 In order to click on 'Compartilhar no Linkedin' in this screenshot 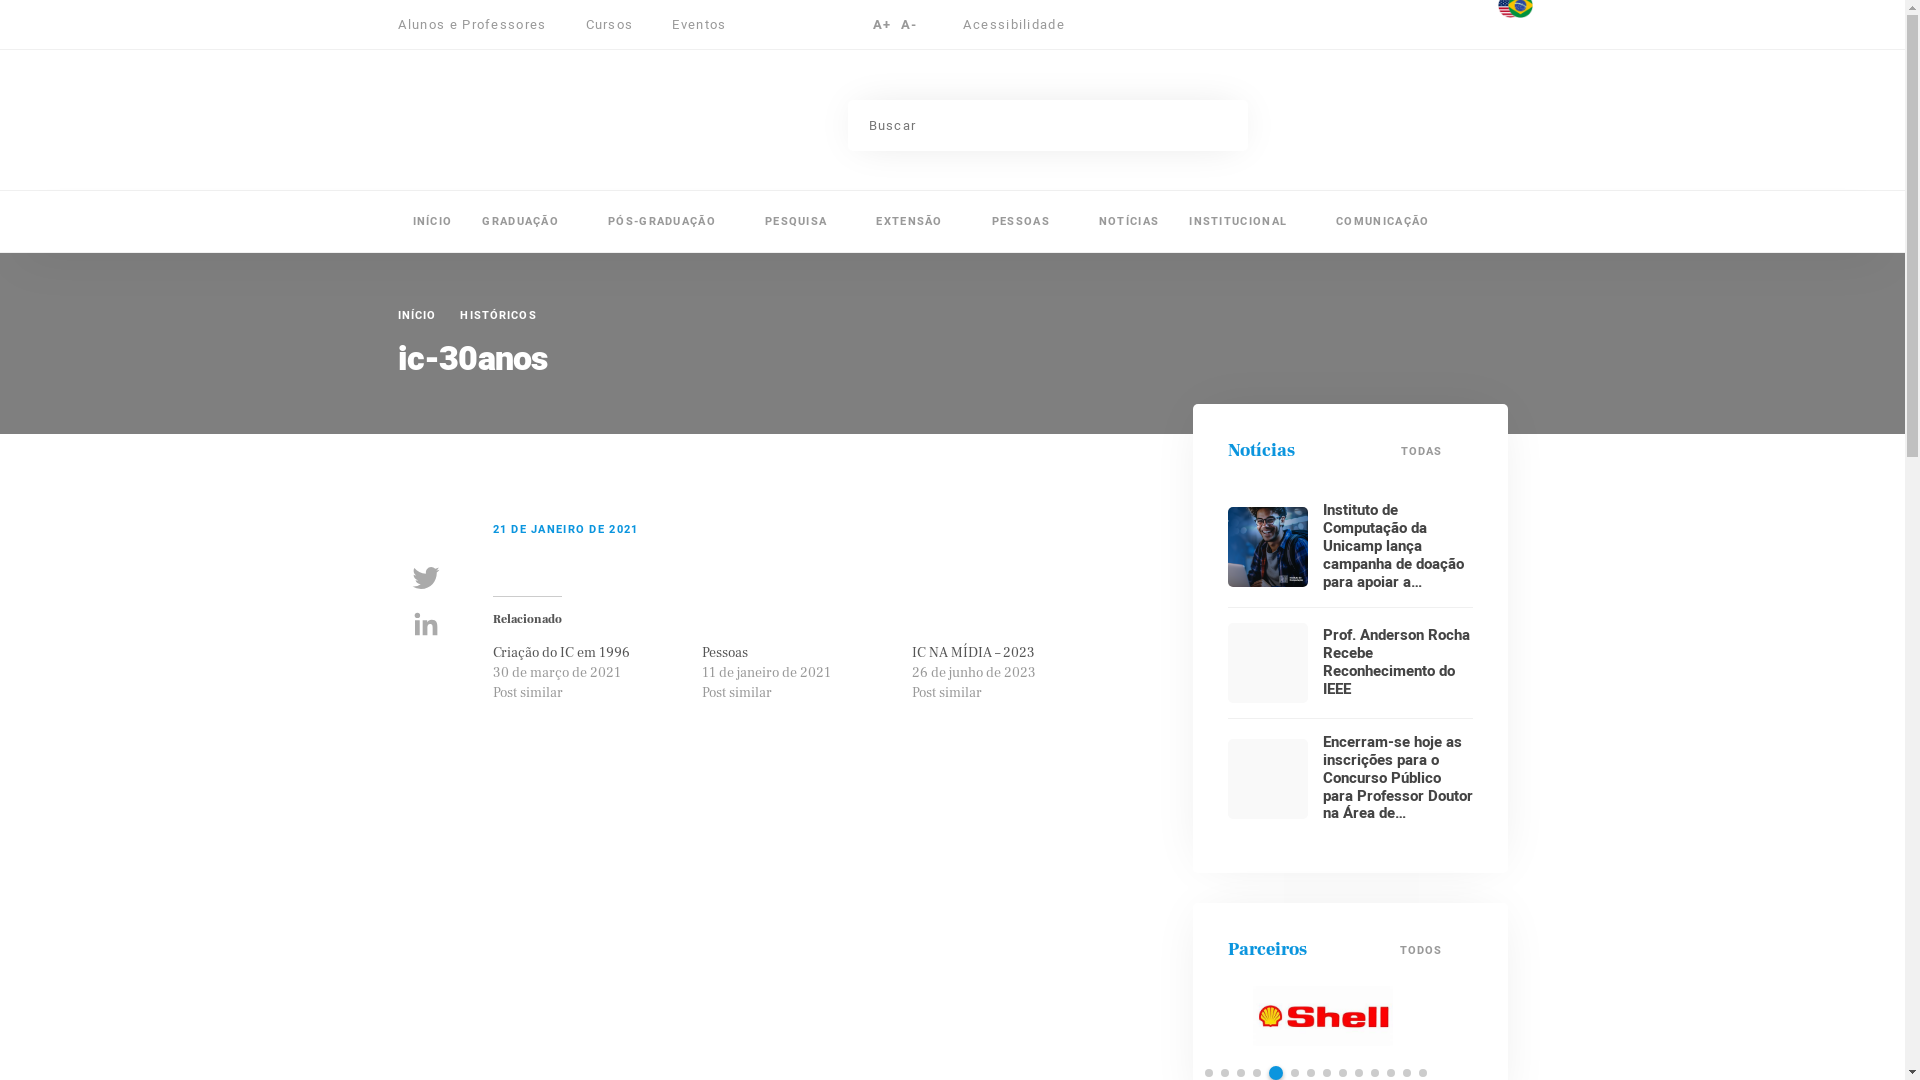, I will do `click(425, 623)`.